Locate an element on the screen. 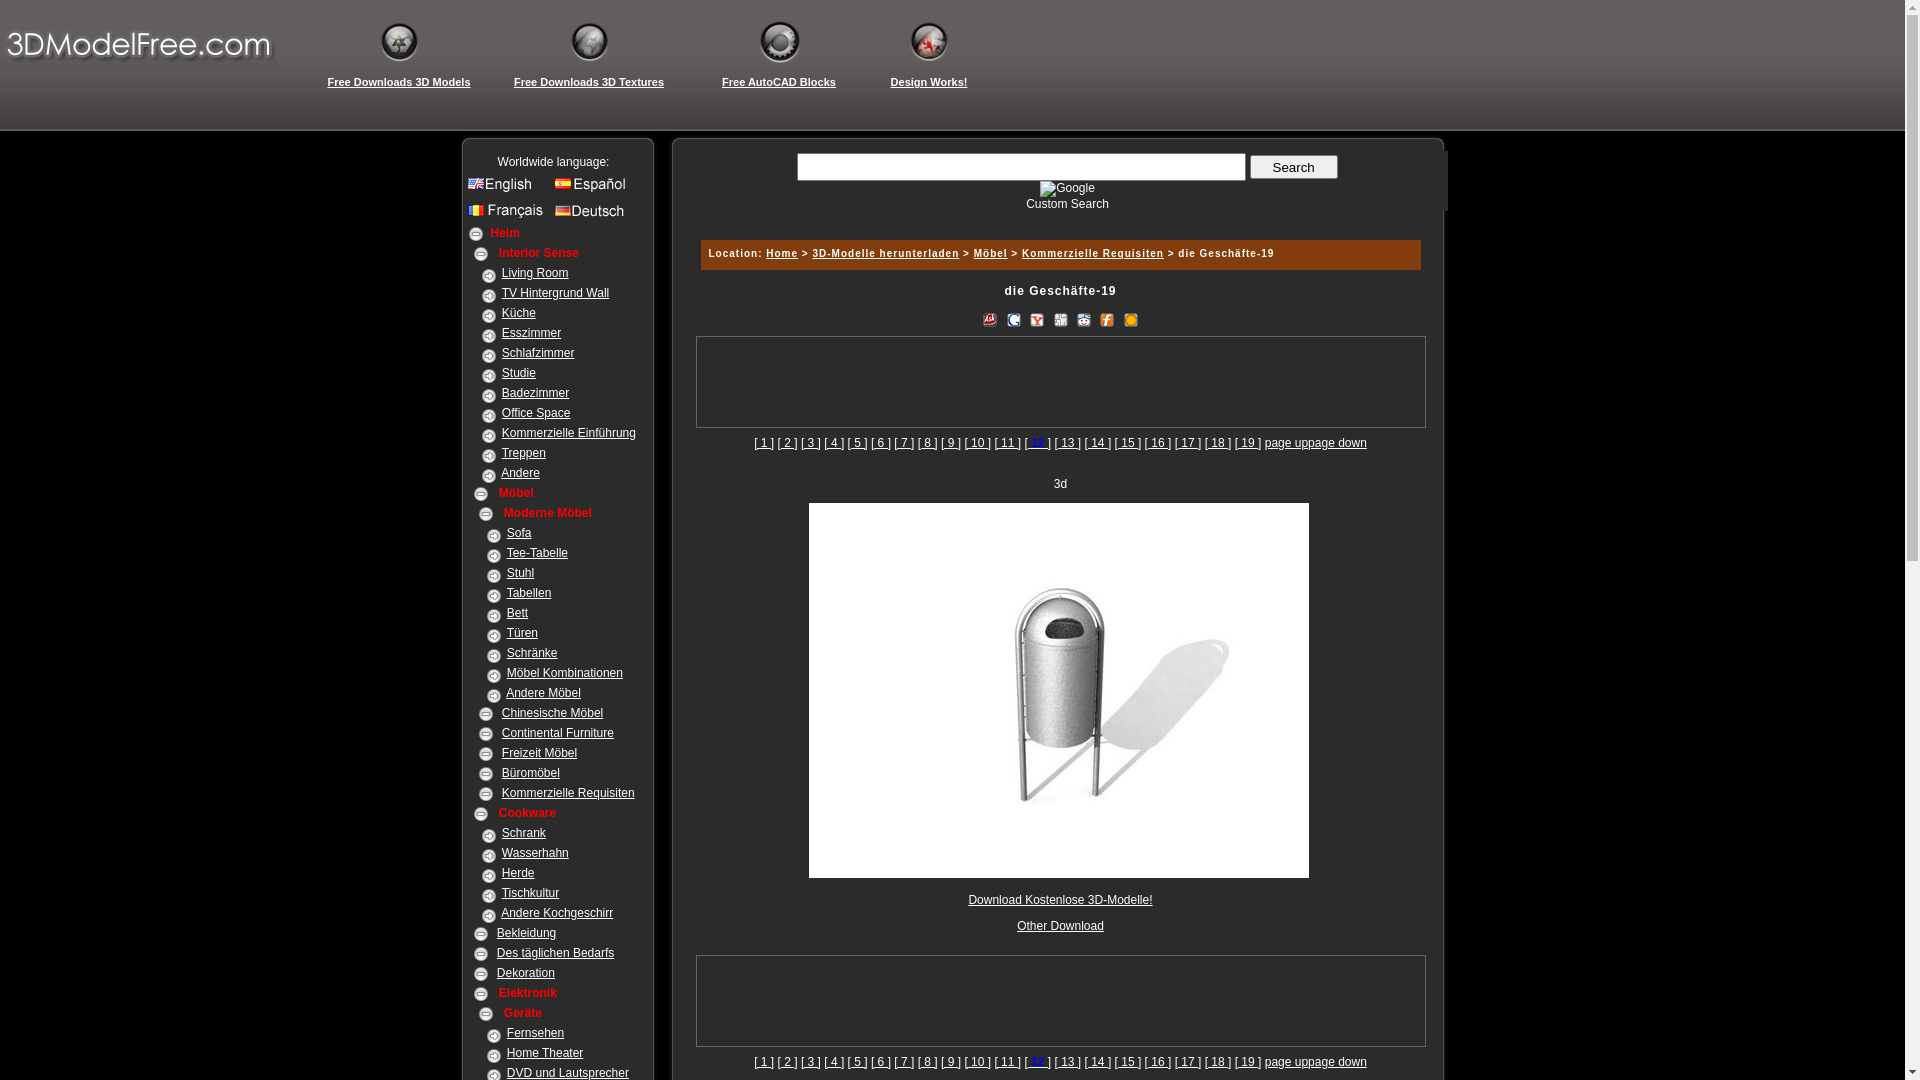  'Studie' is located at coordinates (518, 373).